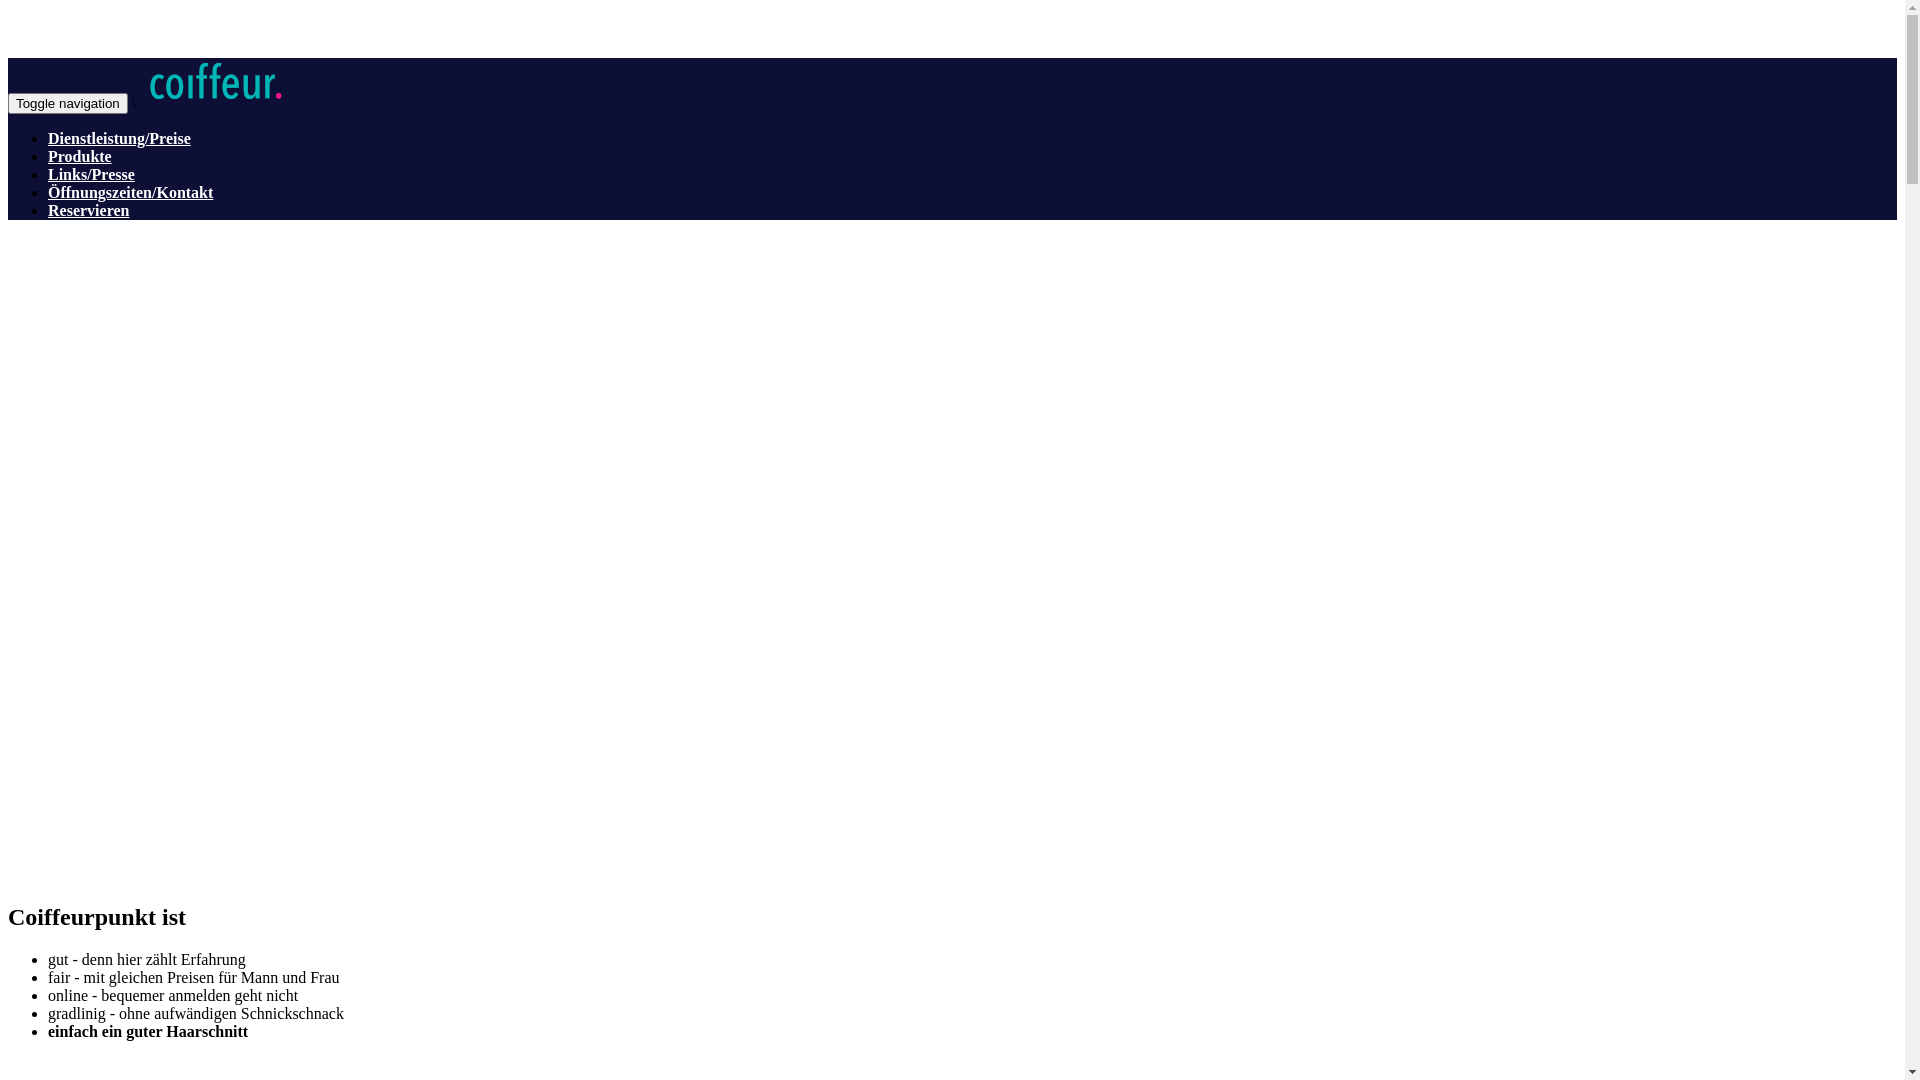  What do you see at coordinates (48, 173) in the screenshot?
I see `'Links/Presse'` at bounding box center [48, 173].